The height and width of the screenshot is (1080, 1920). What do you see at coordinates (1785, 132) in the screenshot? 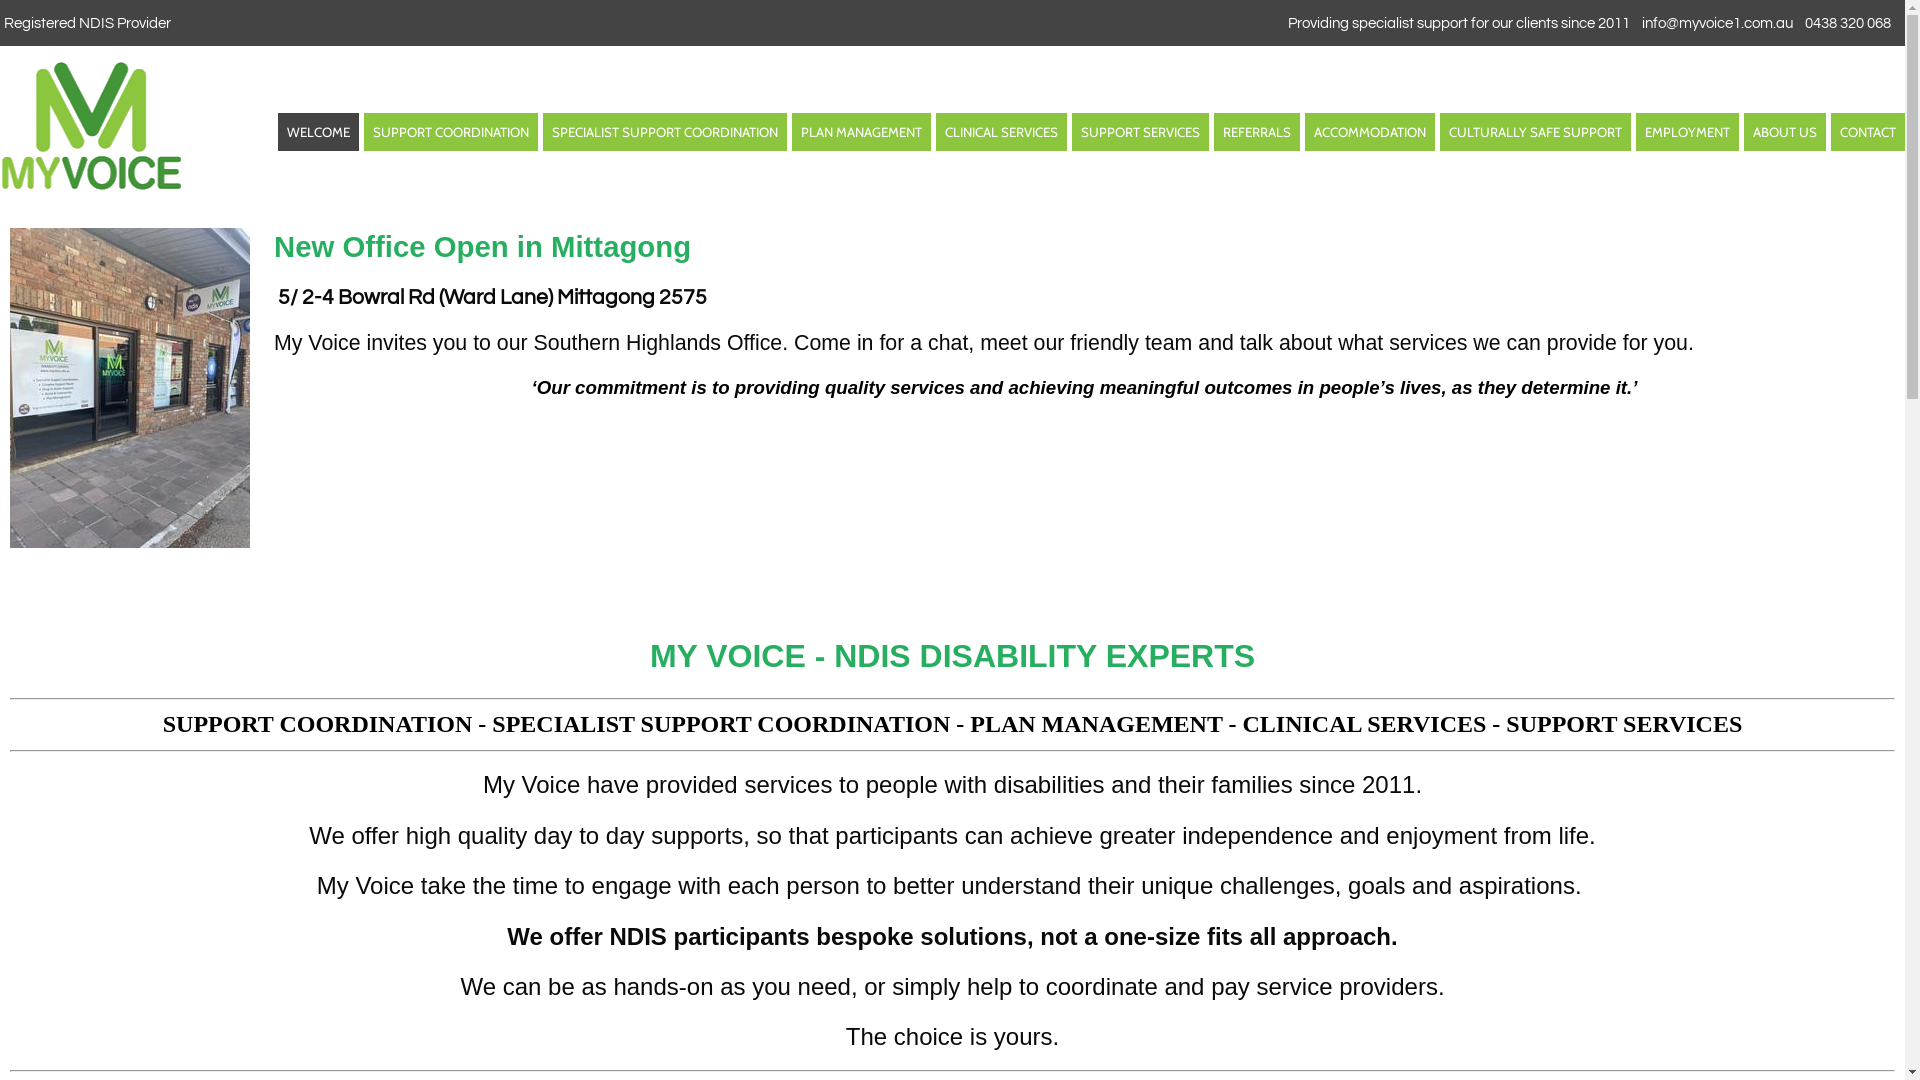
I see `'ABOUT US'` at bounding box center [1785, 132].